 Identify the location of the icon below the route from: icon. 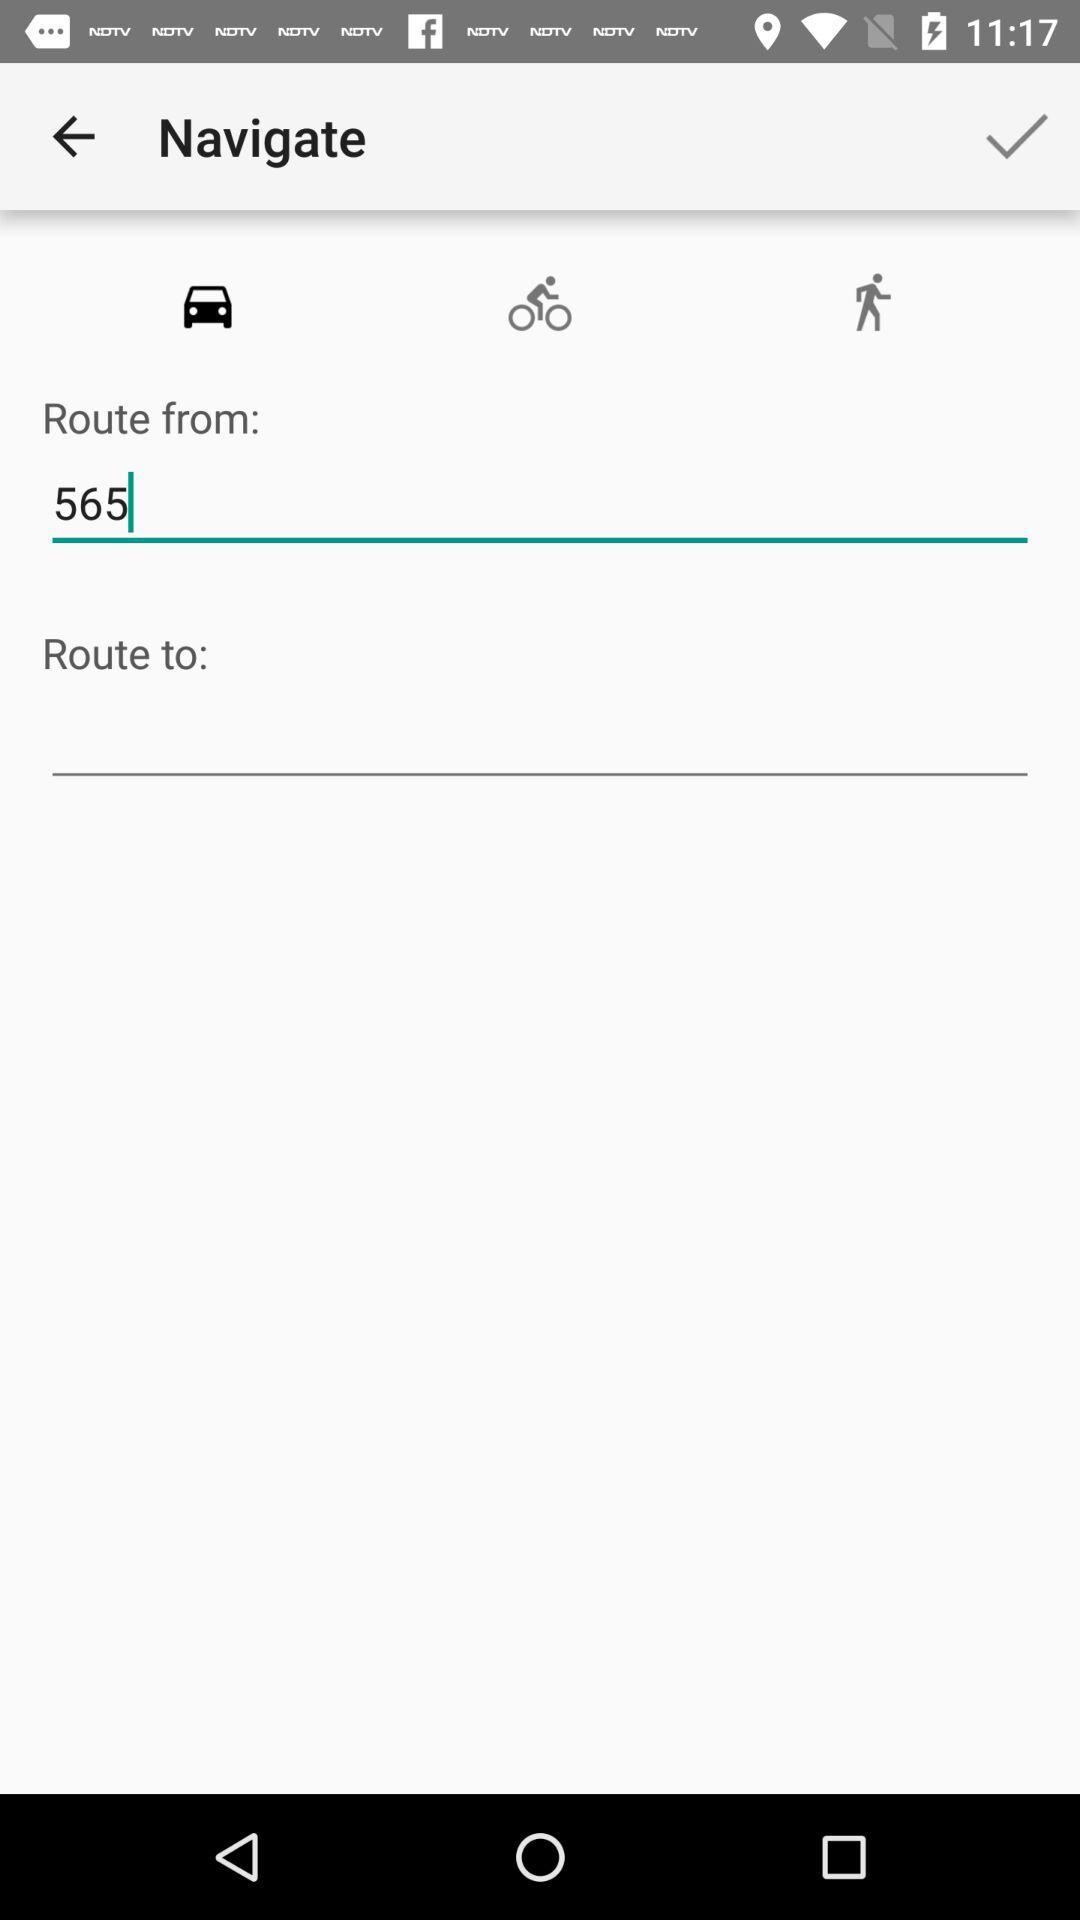
(540, 503).